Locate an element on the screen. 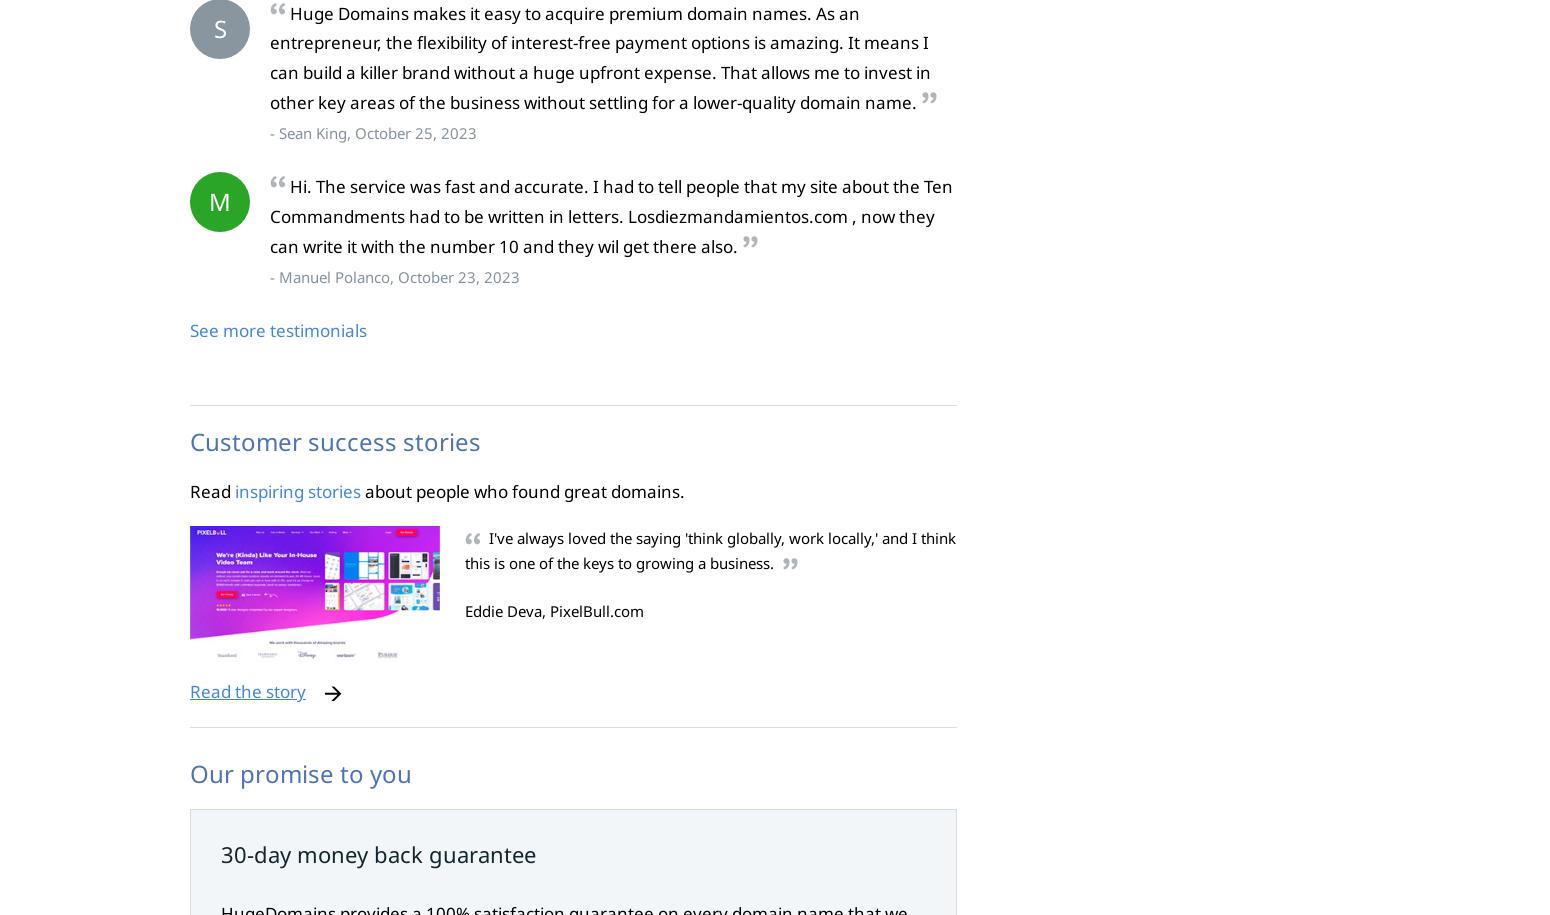  'Hi. The service was fast and accurate.
I had to tell people that my site about the Ten Commandments had to be written in letters. Losdiezmandamientos.com , now they can write it with the number 10 and they wil get there also.' is located at coordinates (270, 216).